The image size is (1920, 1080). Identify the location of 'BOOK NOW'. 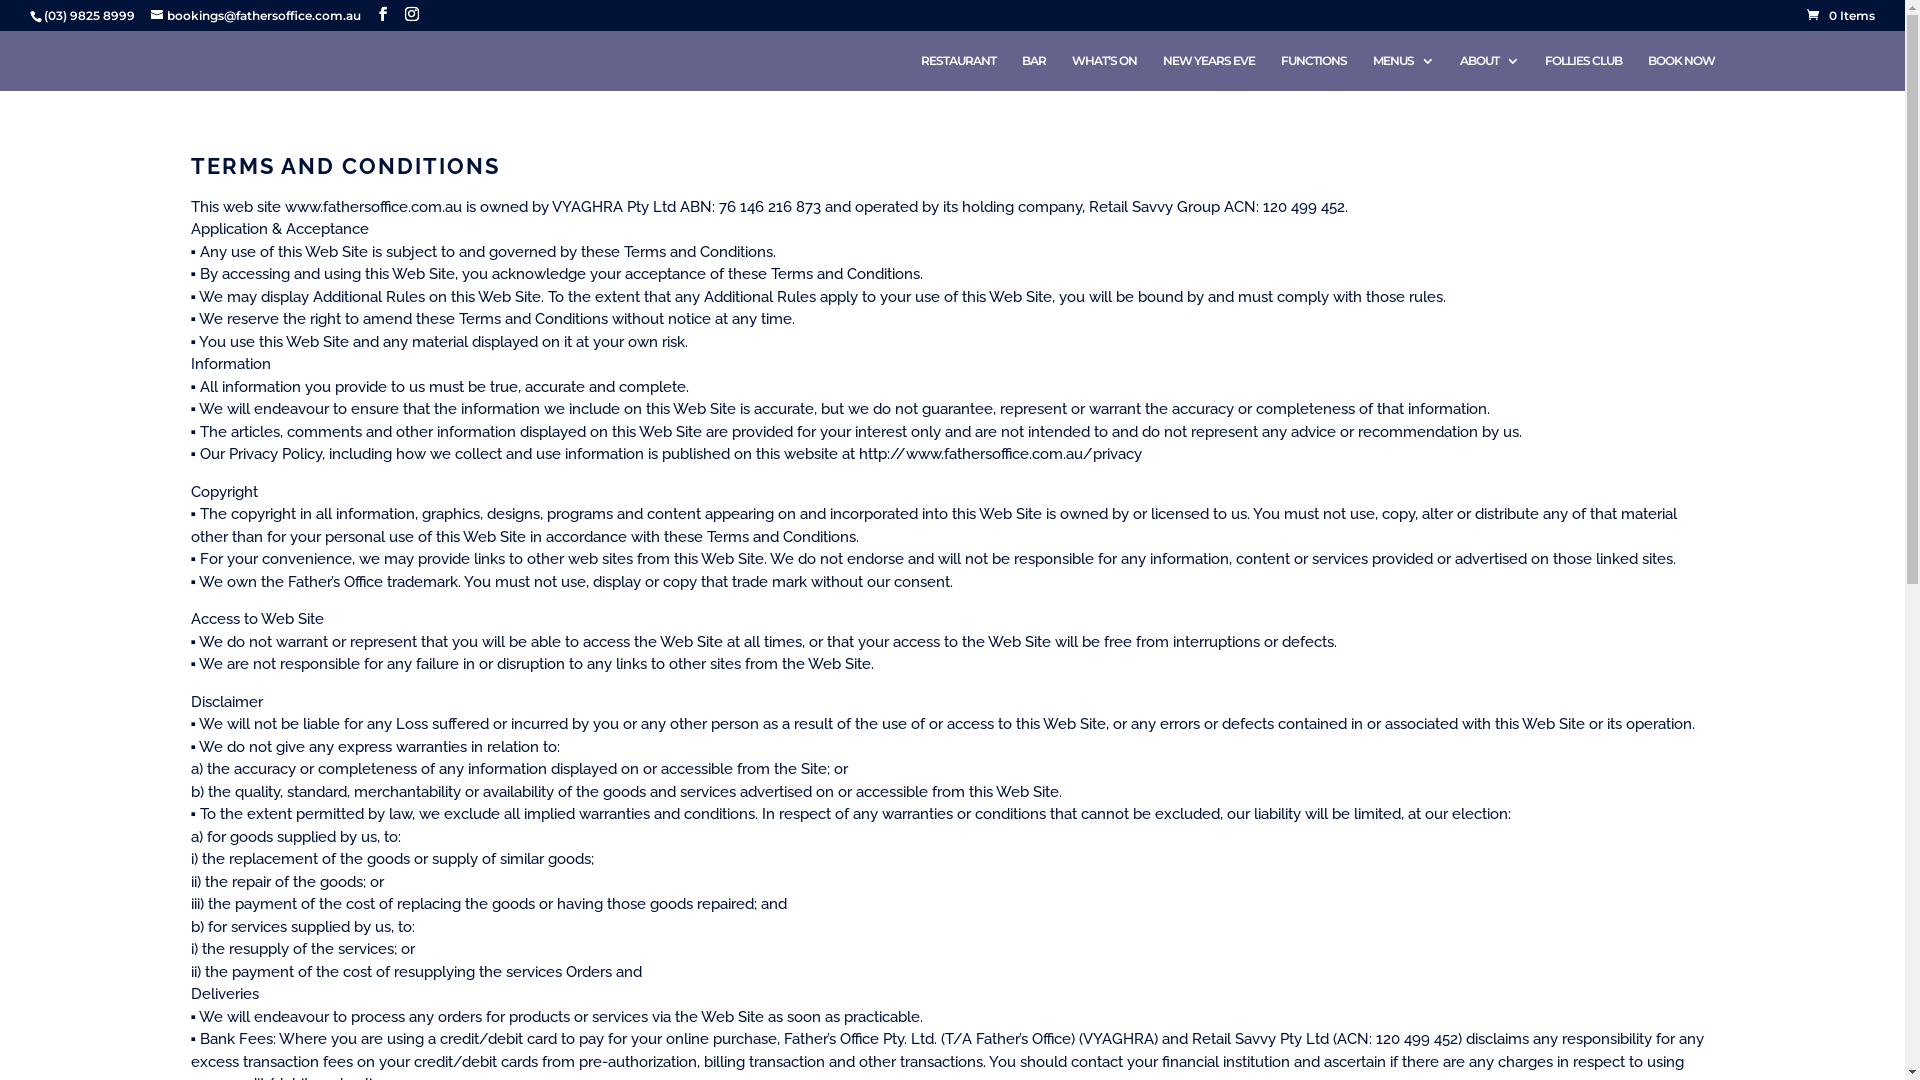
(1680, 71).